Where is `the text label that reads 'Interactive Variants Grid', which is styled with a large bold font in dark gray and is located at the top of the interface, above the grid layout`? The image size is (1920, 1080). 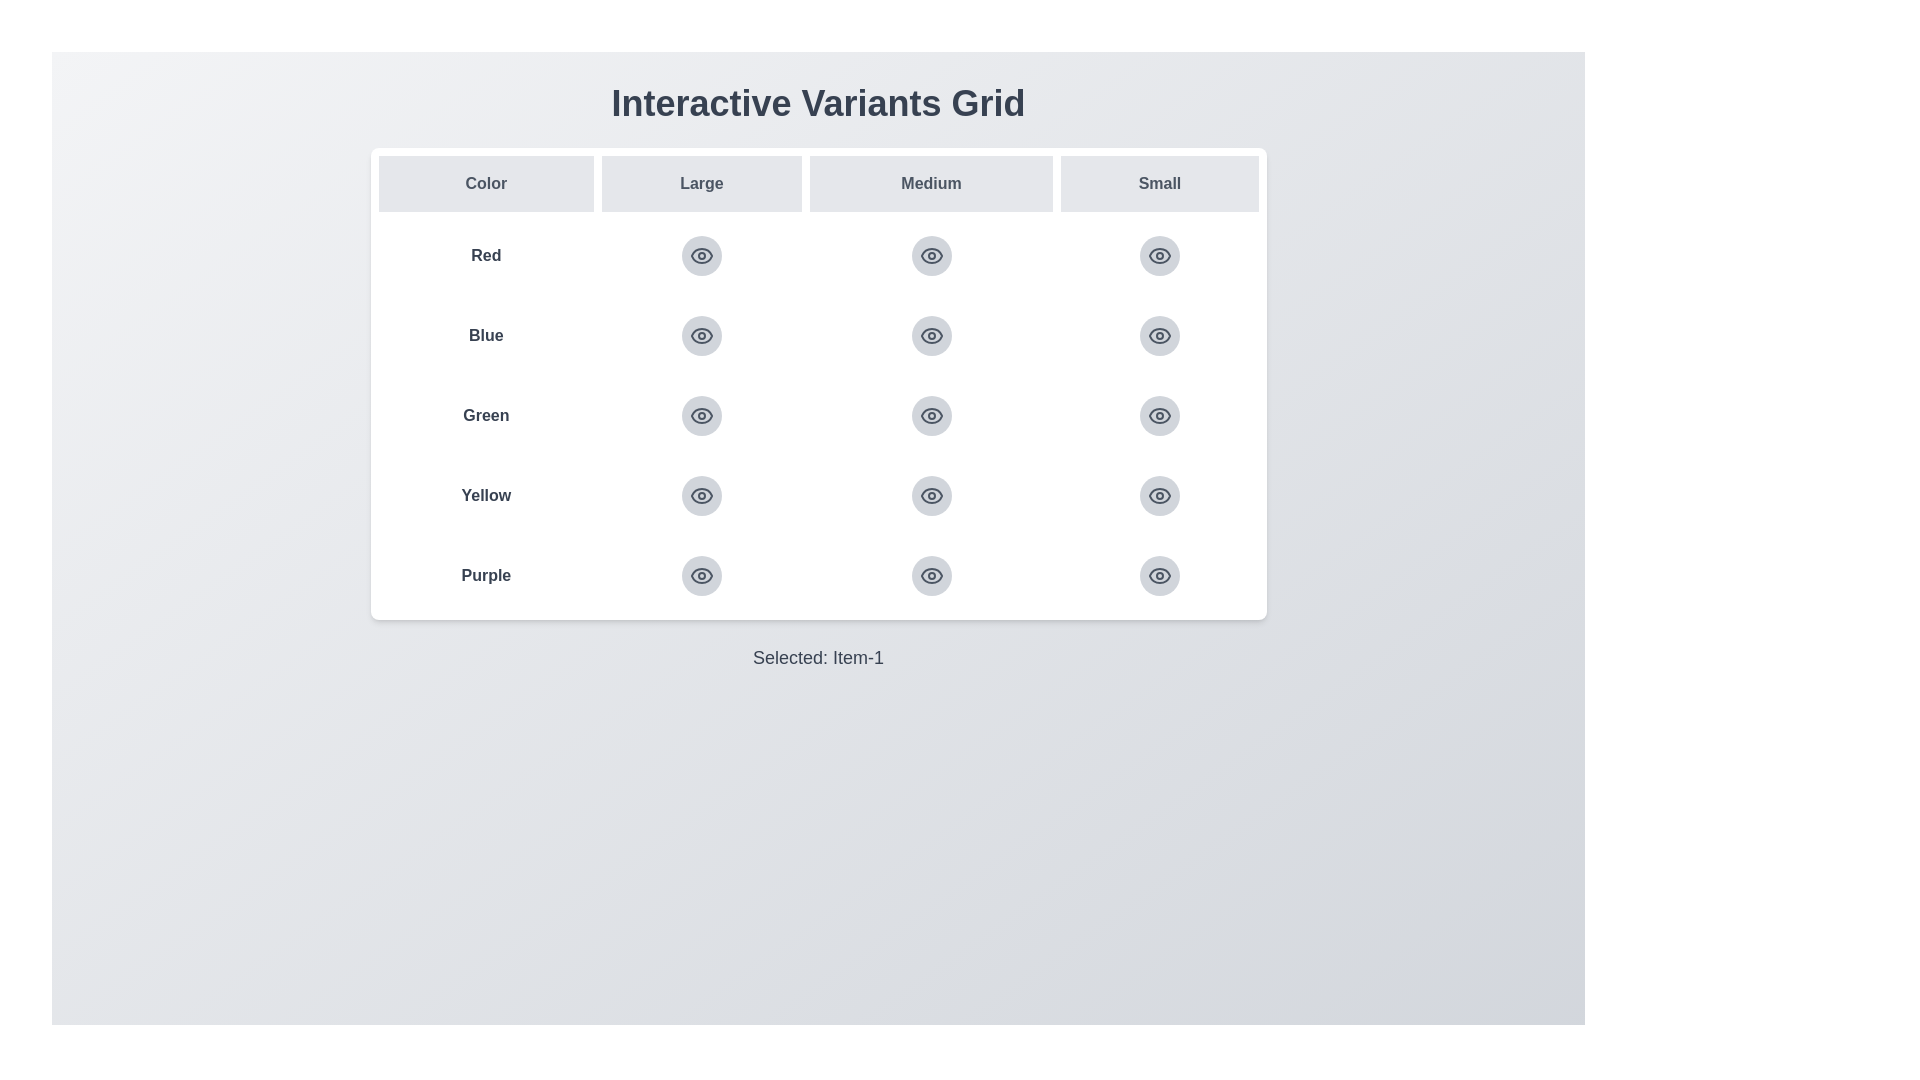 the text label that reads 'Interactive Variants Grid', which is styled with a large bold font in dark gray and is located at the top of the interface, above the grid layout is located at coordinates (818, 104).